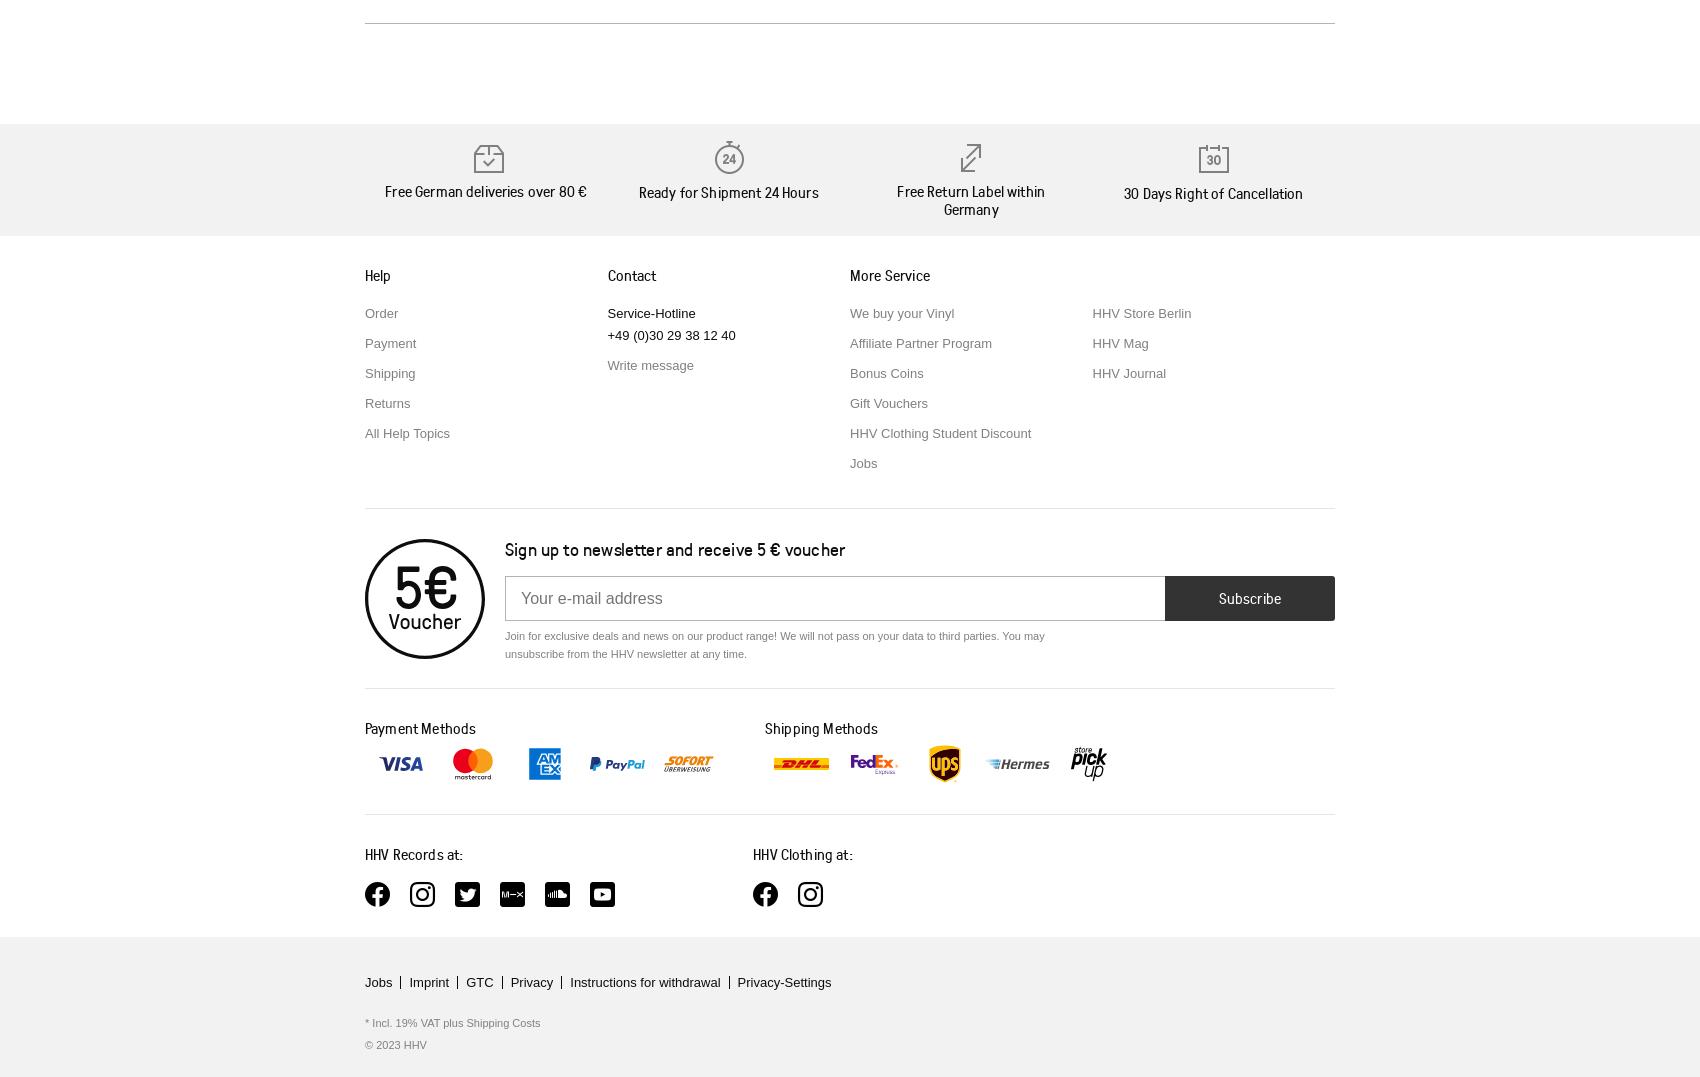  What do you see at coordinates (505, 548) in the screenshot?
I see `'Sign up to newsletter and receive'` at bounding box center [505, 548].